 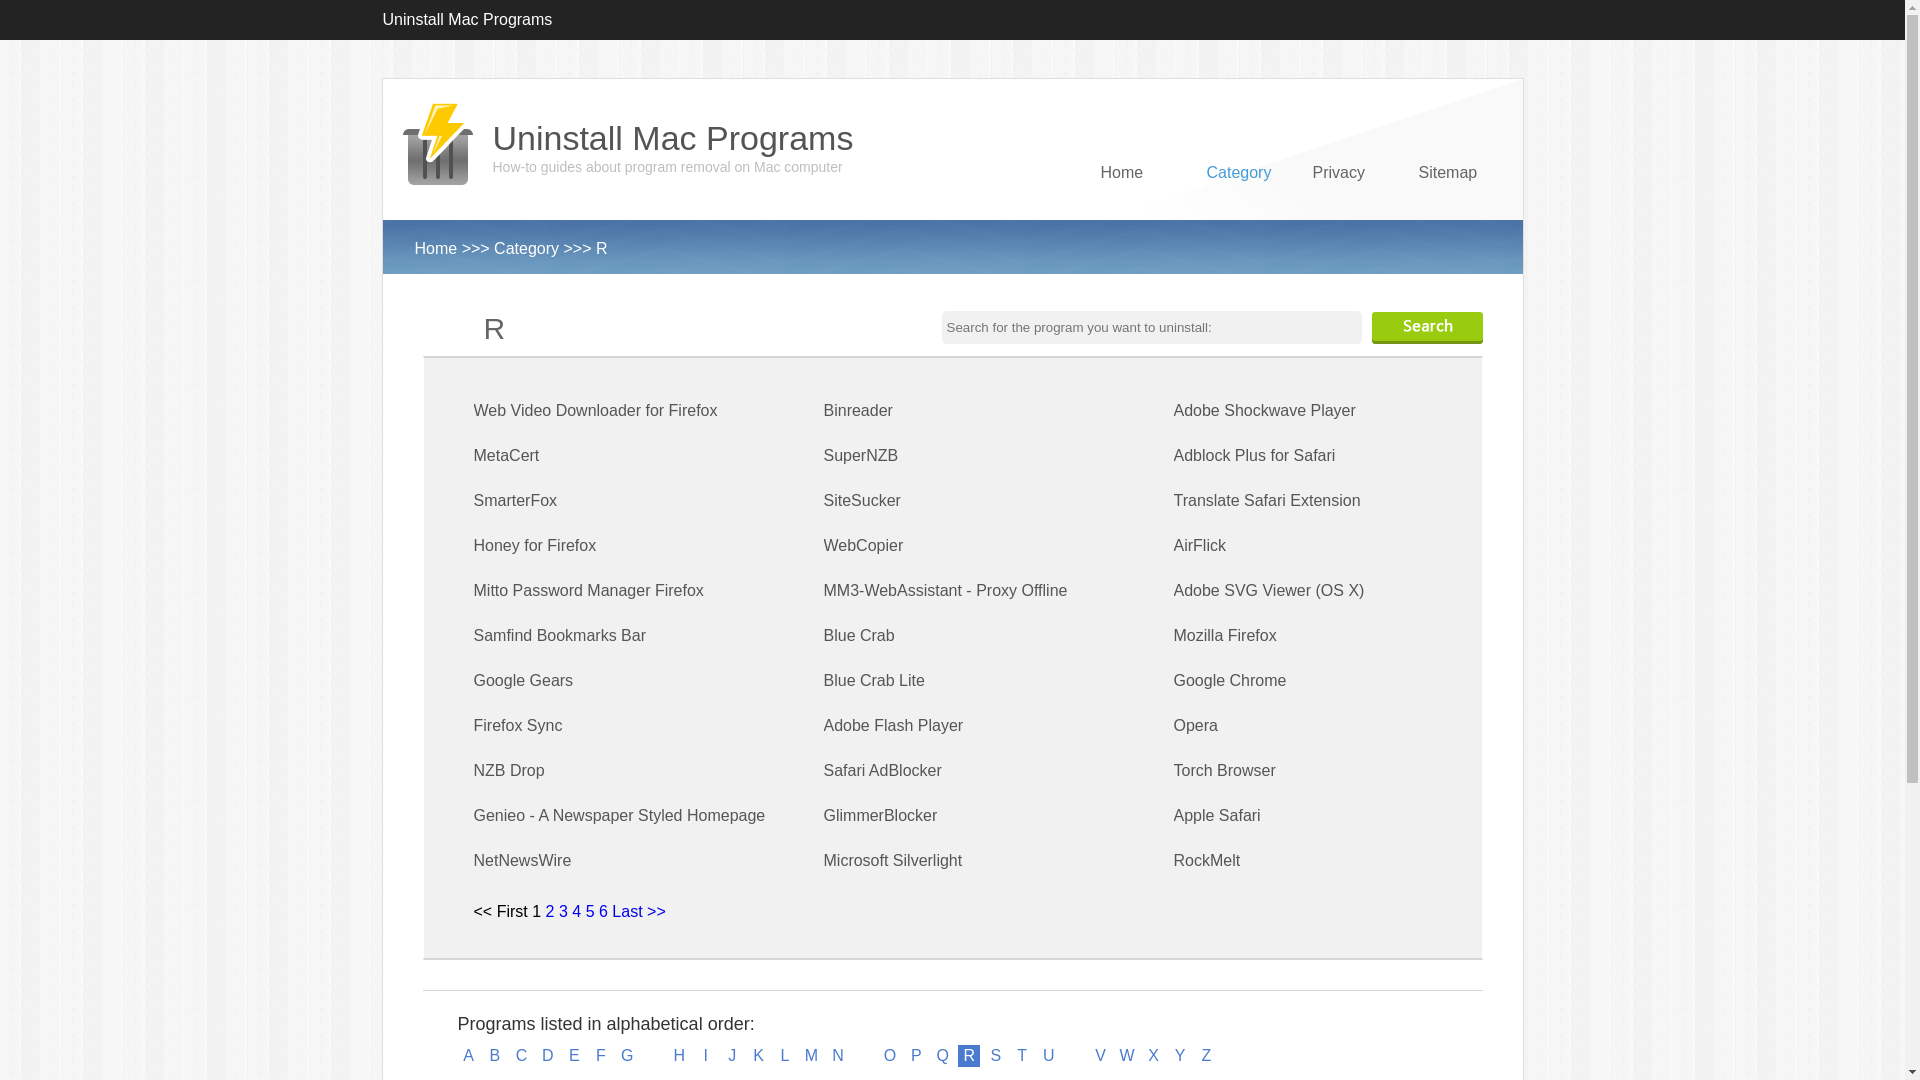 I want to click on 'Apple Safari', so click(x=1216, y=815).